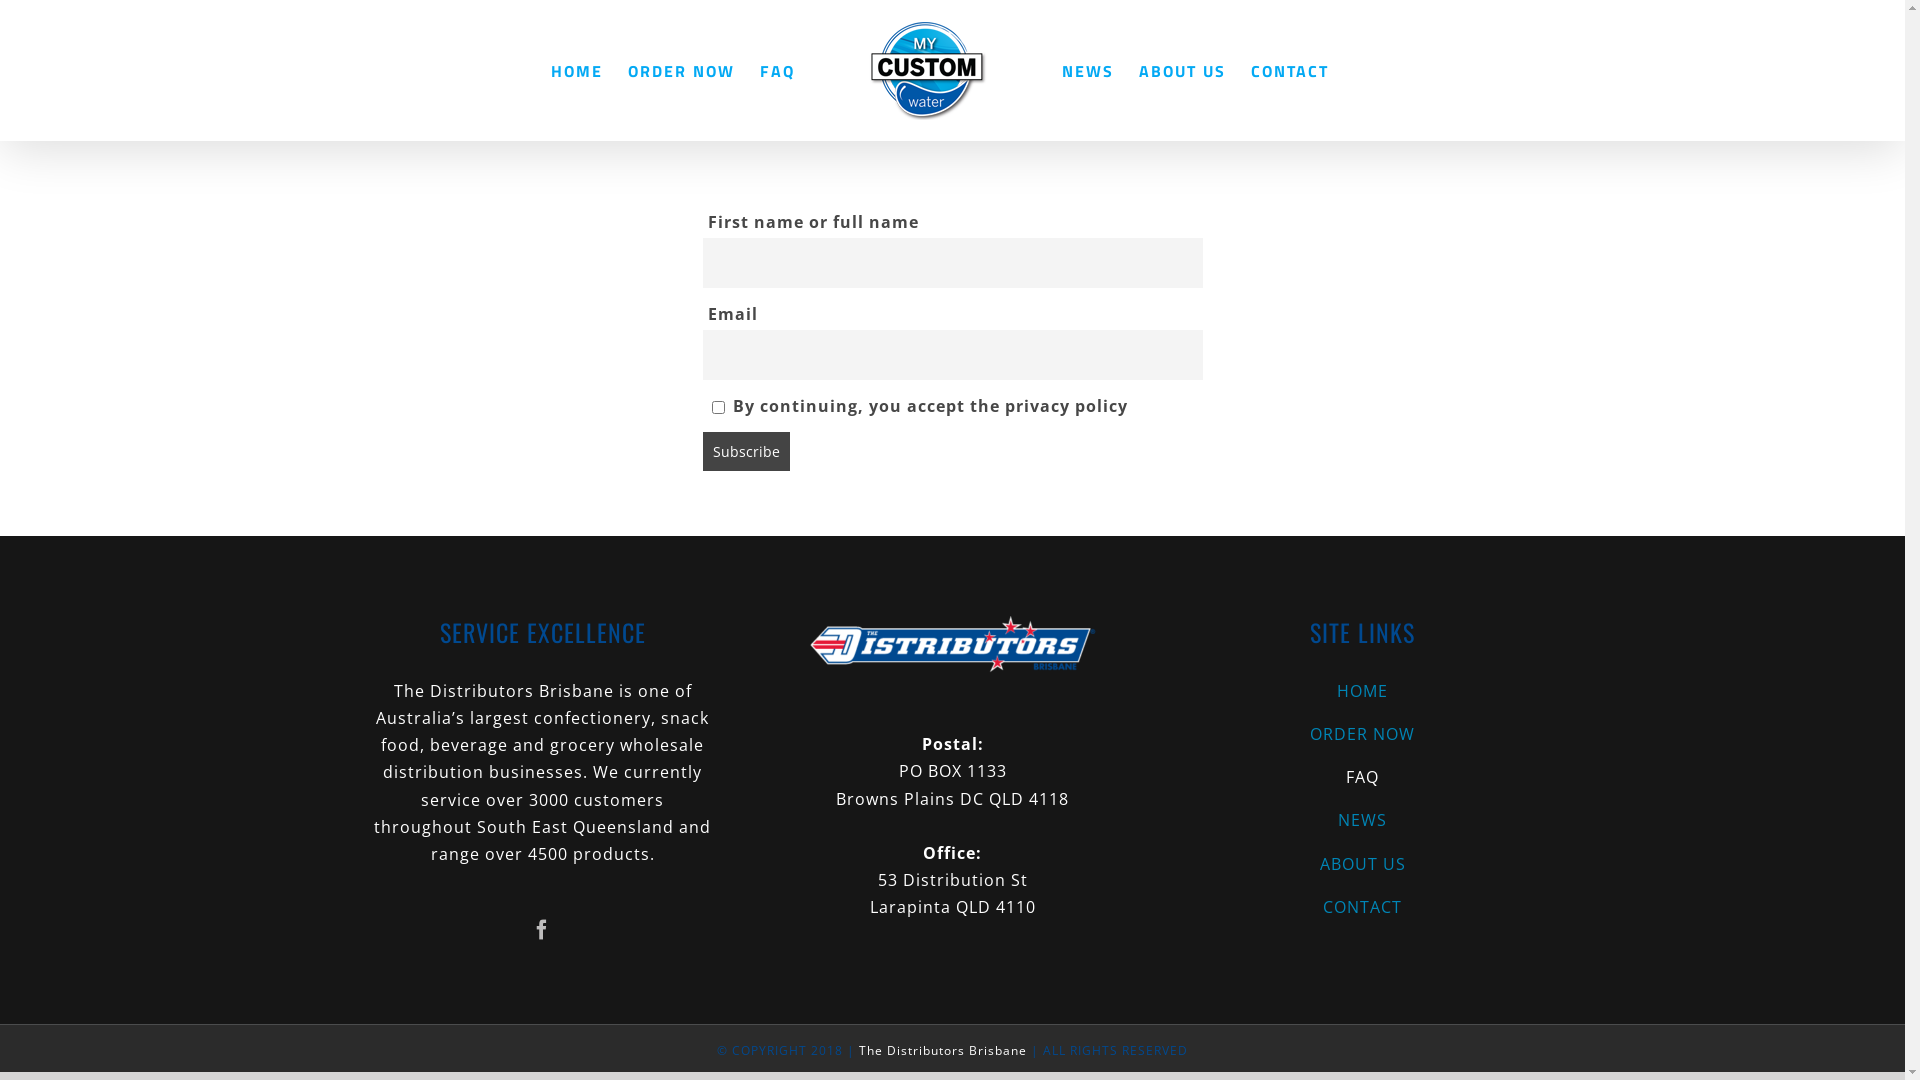 The height and width of the screenshot is (1080, 1920). What do you see at coordinates (1361, 863) in the screenshot?
I see `'ABOUT US'` at bounding box center [1361, 863].